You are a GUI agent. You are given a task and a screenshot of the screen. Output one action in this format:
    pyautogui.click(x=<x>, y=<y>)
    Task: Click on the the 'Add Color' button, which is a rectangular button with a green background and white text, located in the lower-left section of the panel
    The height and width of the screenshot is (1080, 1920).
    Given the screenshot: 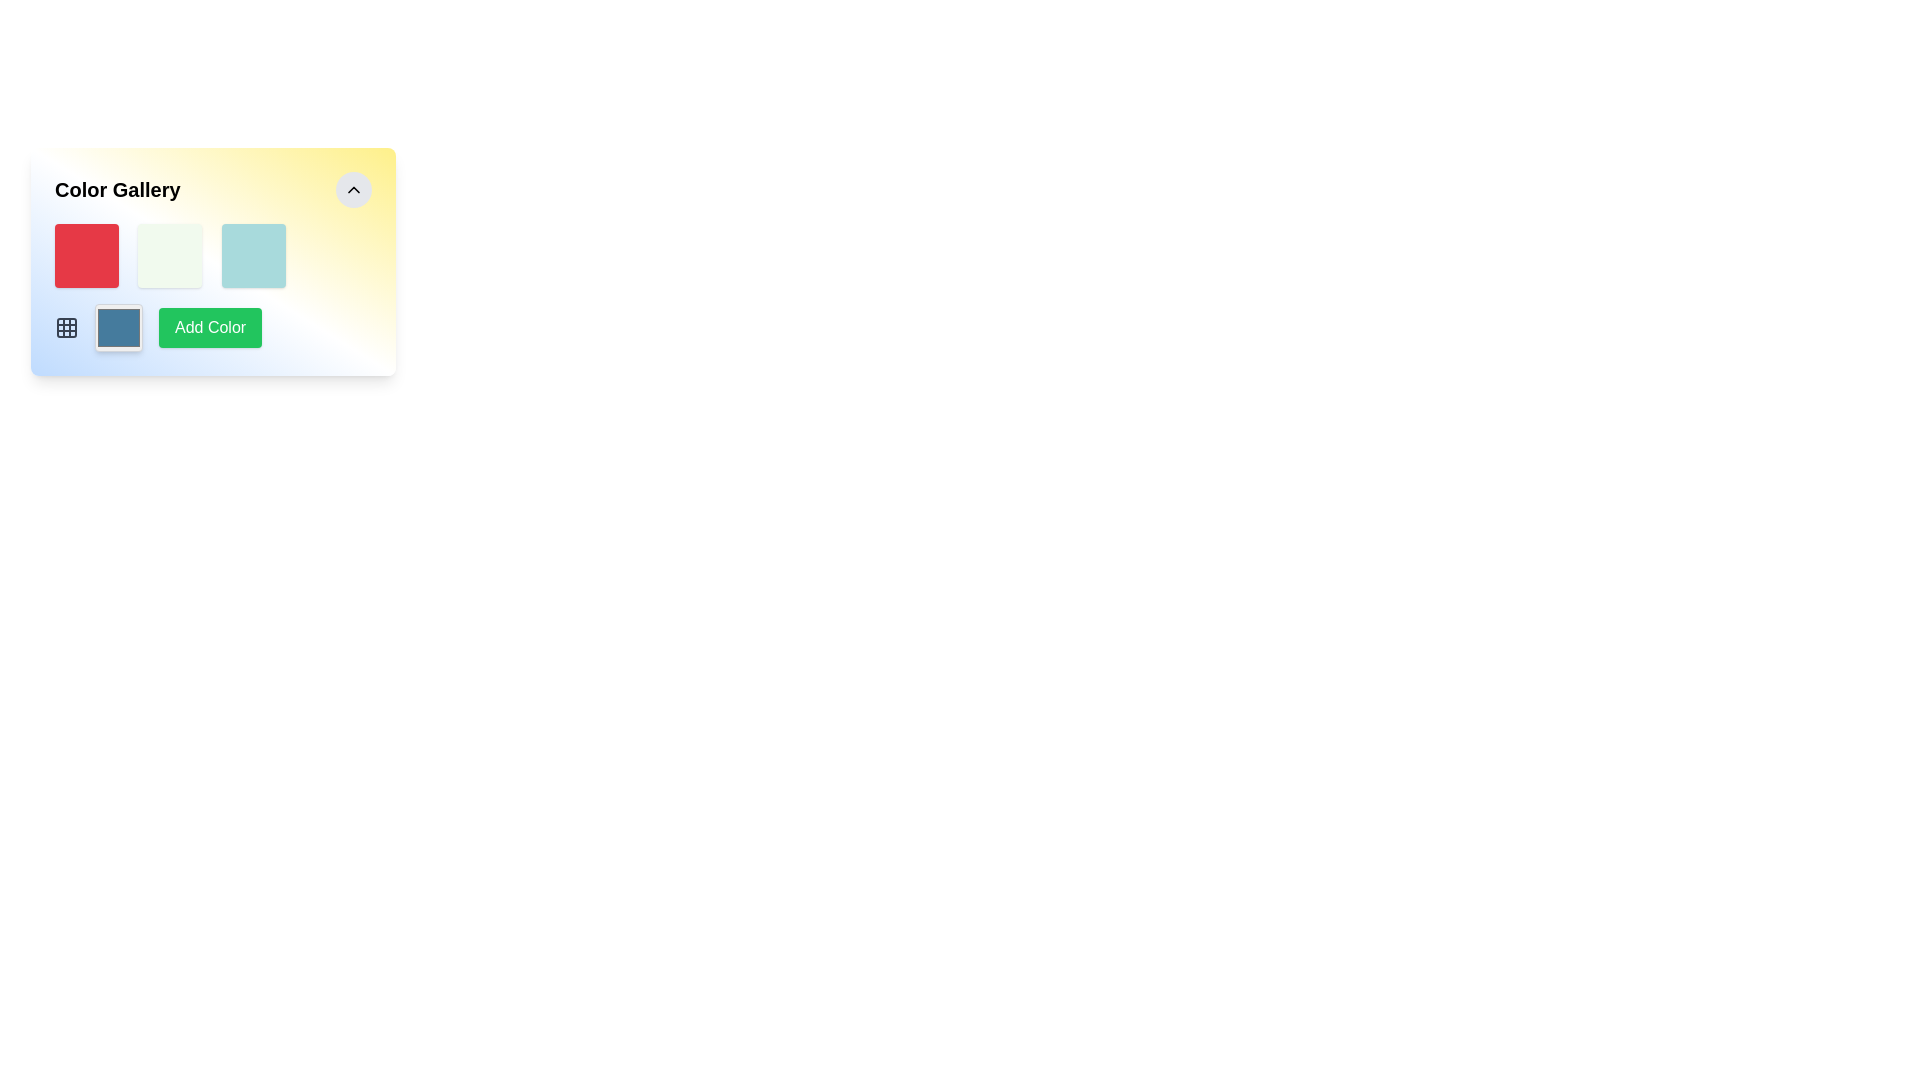 What is the action you would take?
    pyautogui.click(x=210, y=326)
    